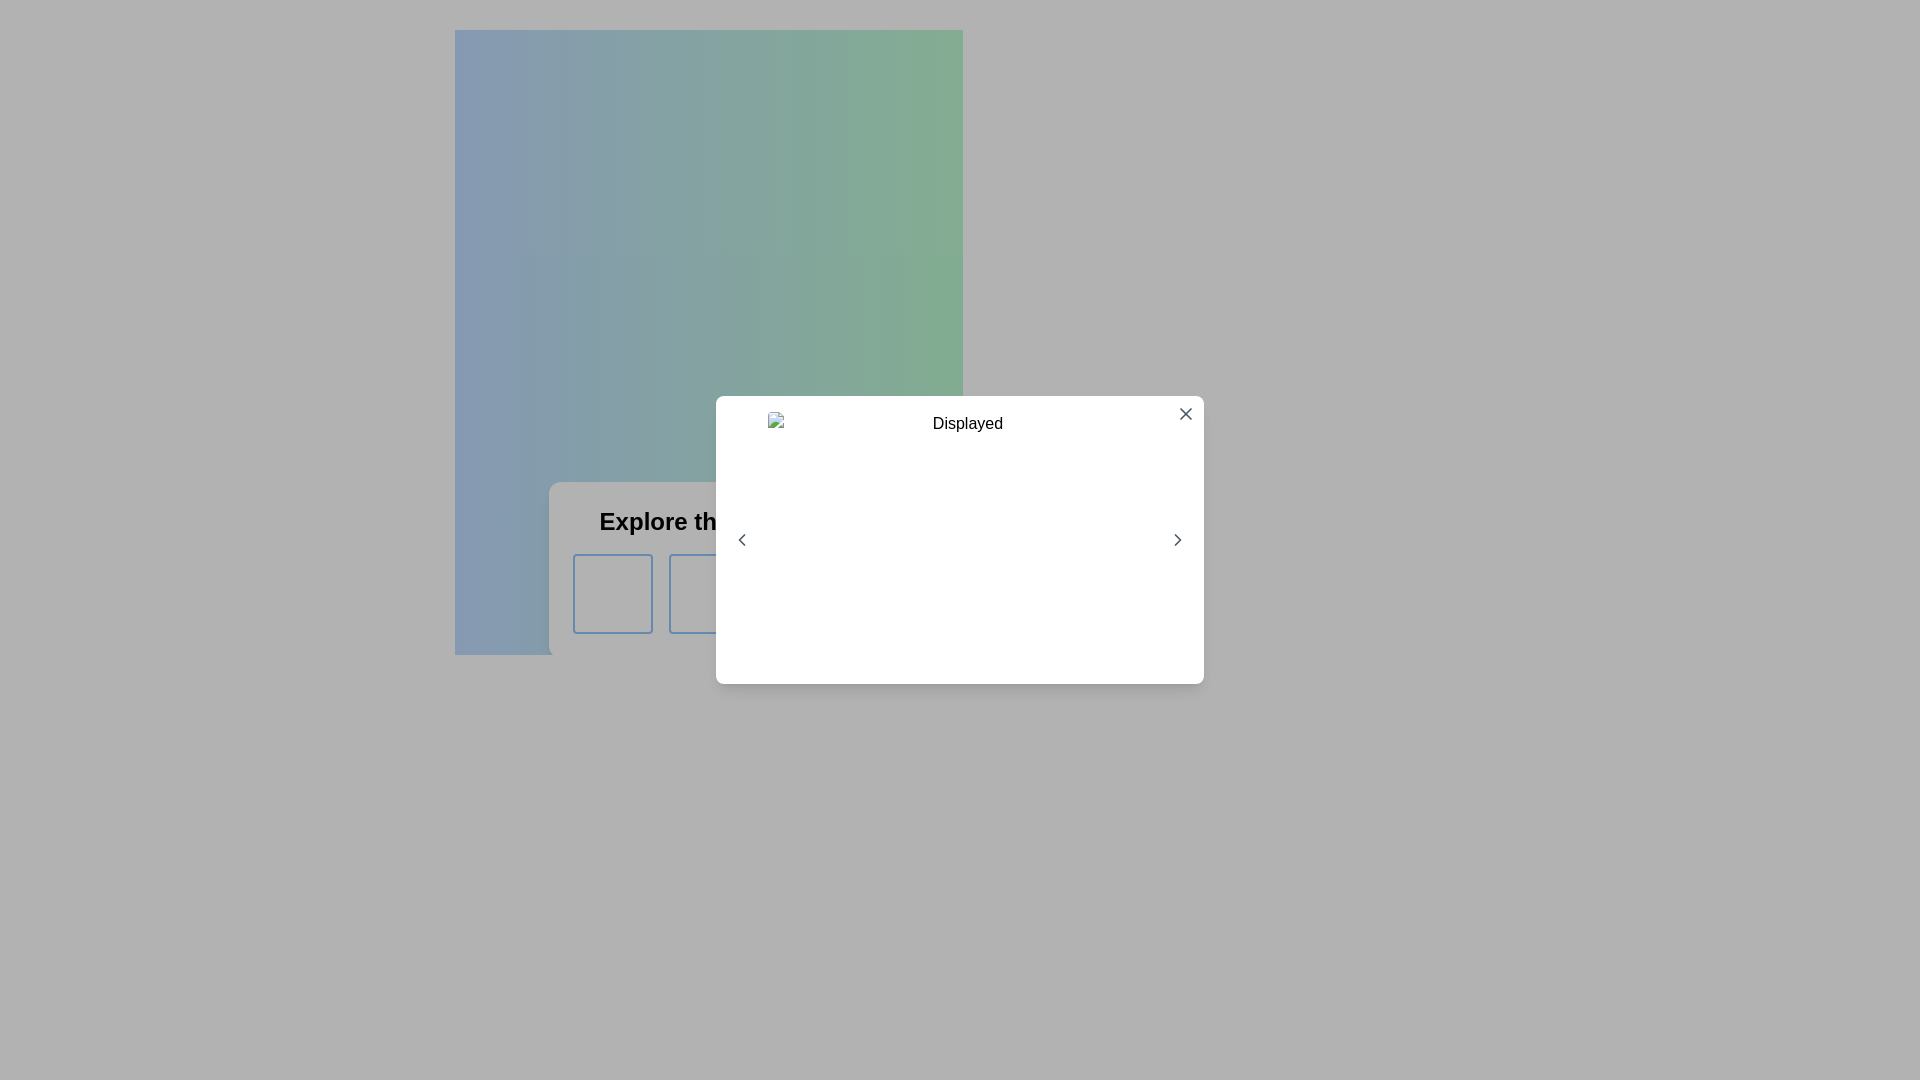 This screenshot has width=1920, height=1080. Describe the element at coordinates (741, 540) in the screenshot. I see `the left-pointing chevron icon button in the modal` at that location.